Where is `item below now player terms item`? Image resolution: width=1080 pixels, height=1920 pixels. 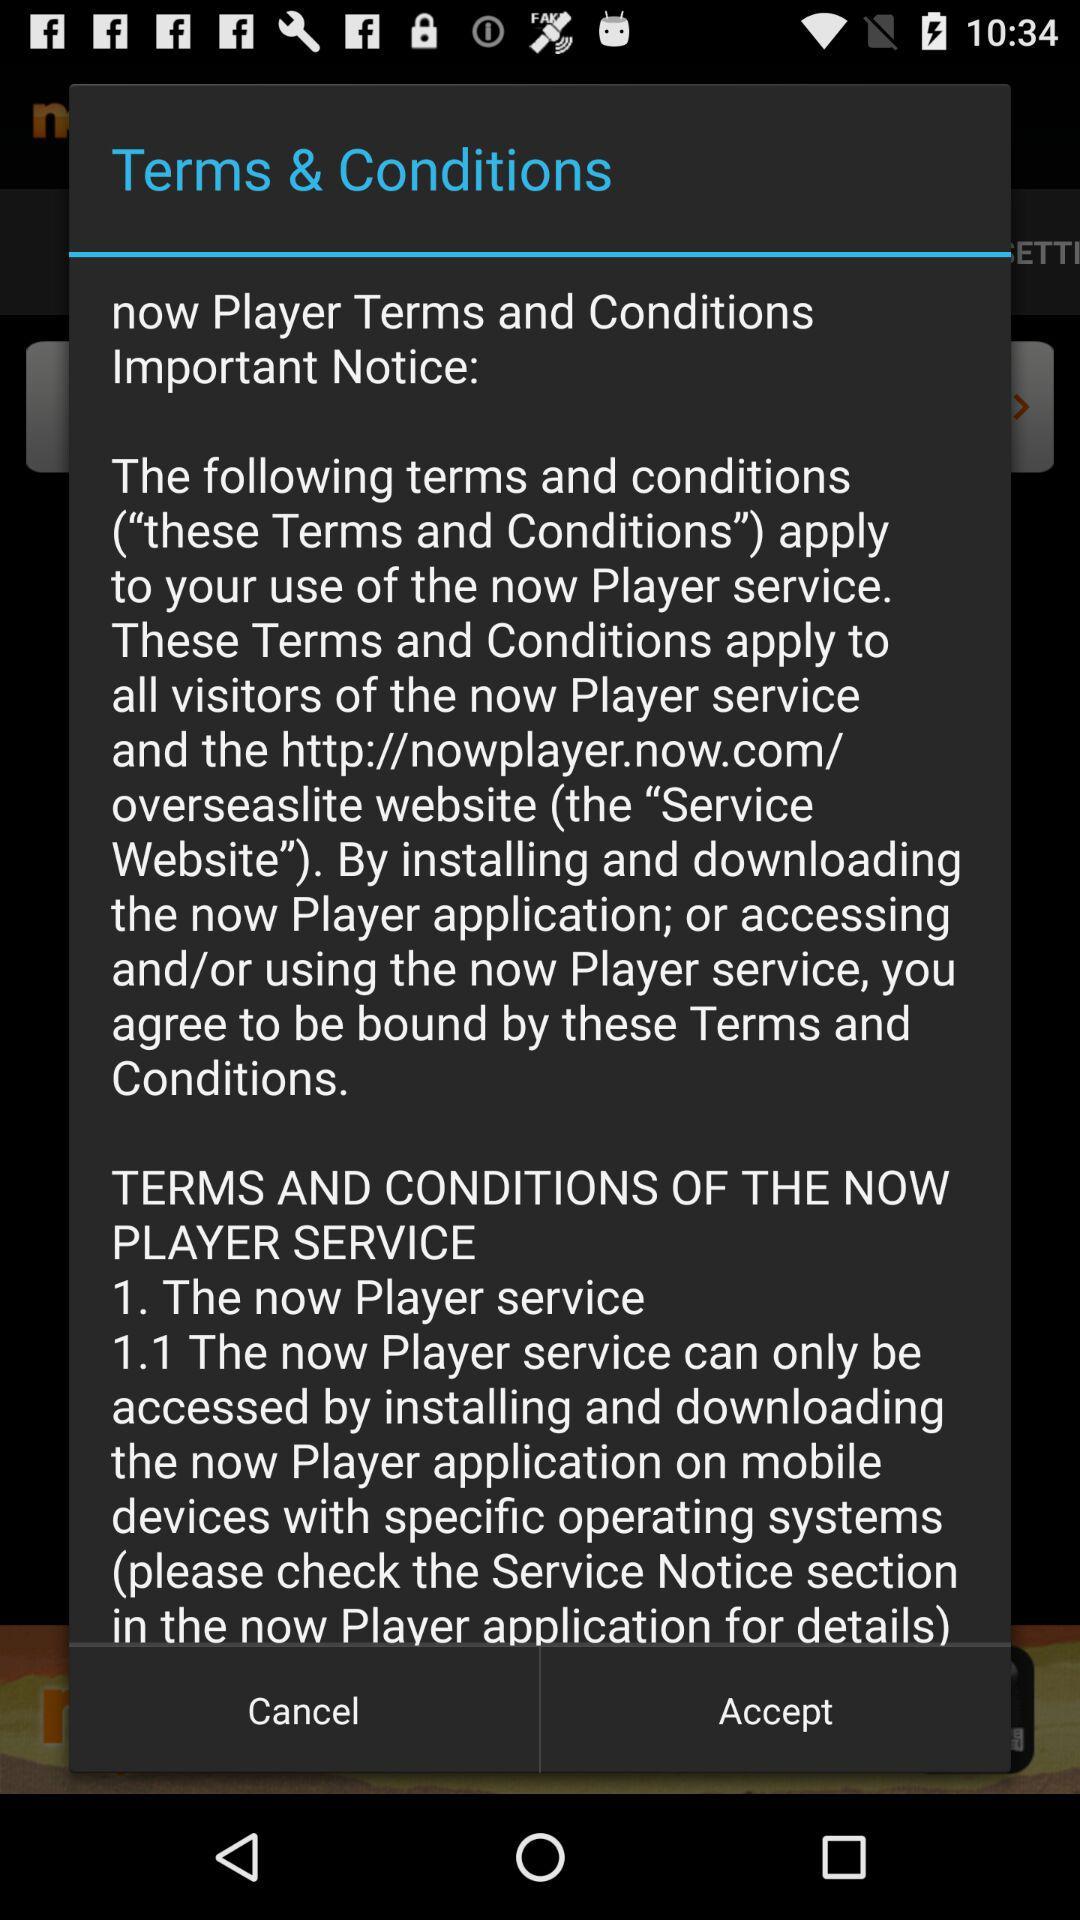
item below now player terms item is located at coordinates (304, 1708).